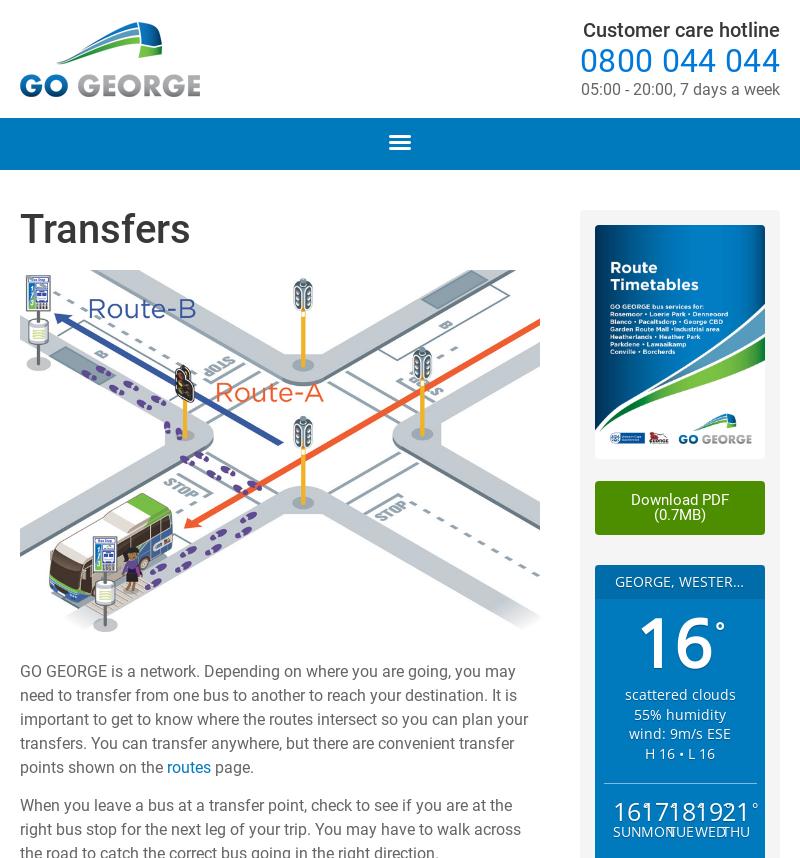 The height and width of the screenshot is (858, 800). I want to click on '19', so click(707, 810).